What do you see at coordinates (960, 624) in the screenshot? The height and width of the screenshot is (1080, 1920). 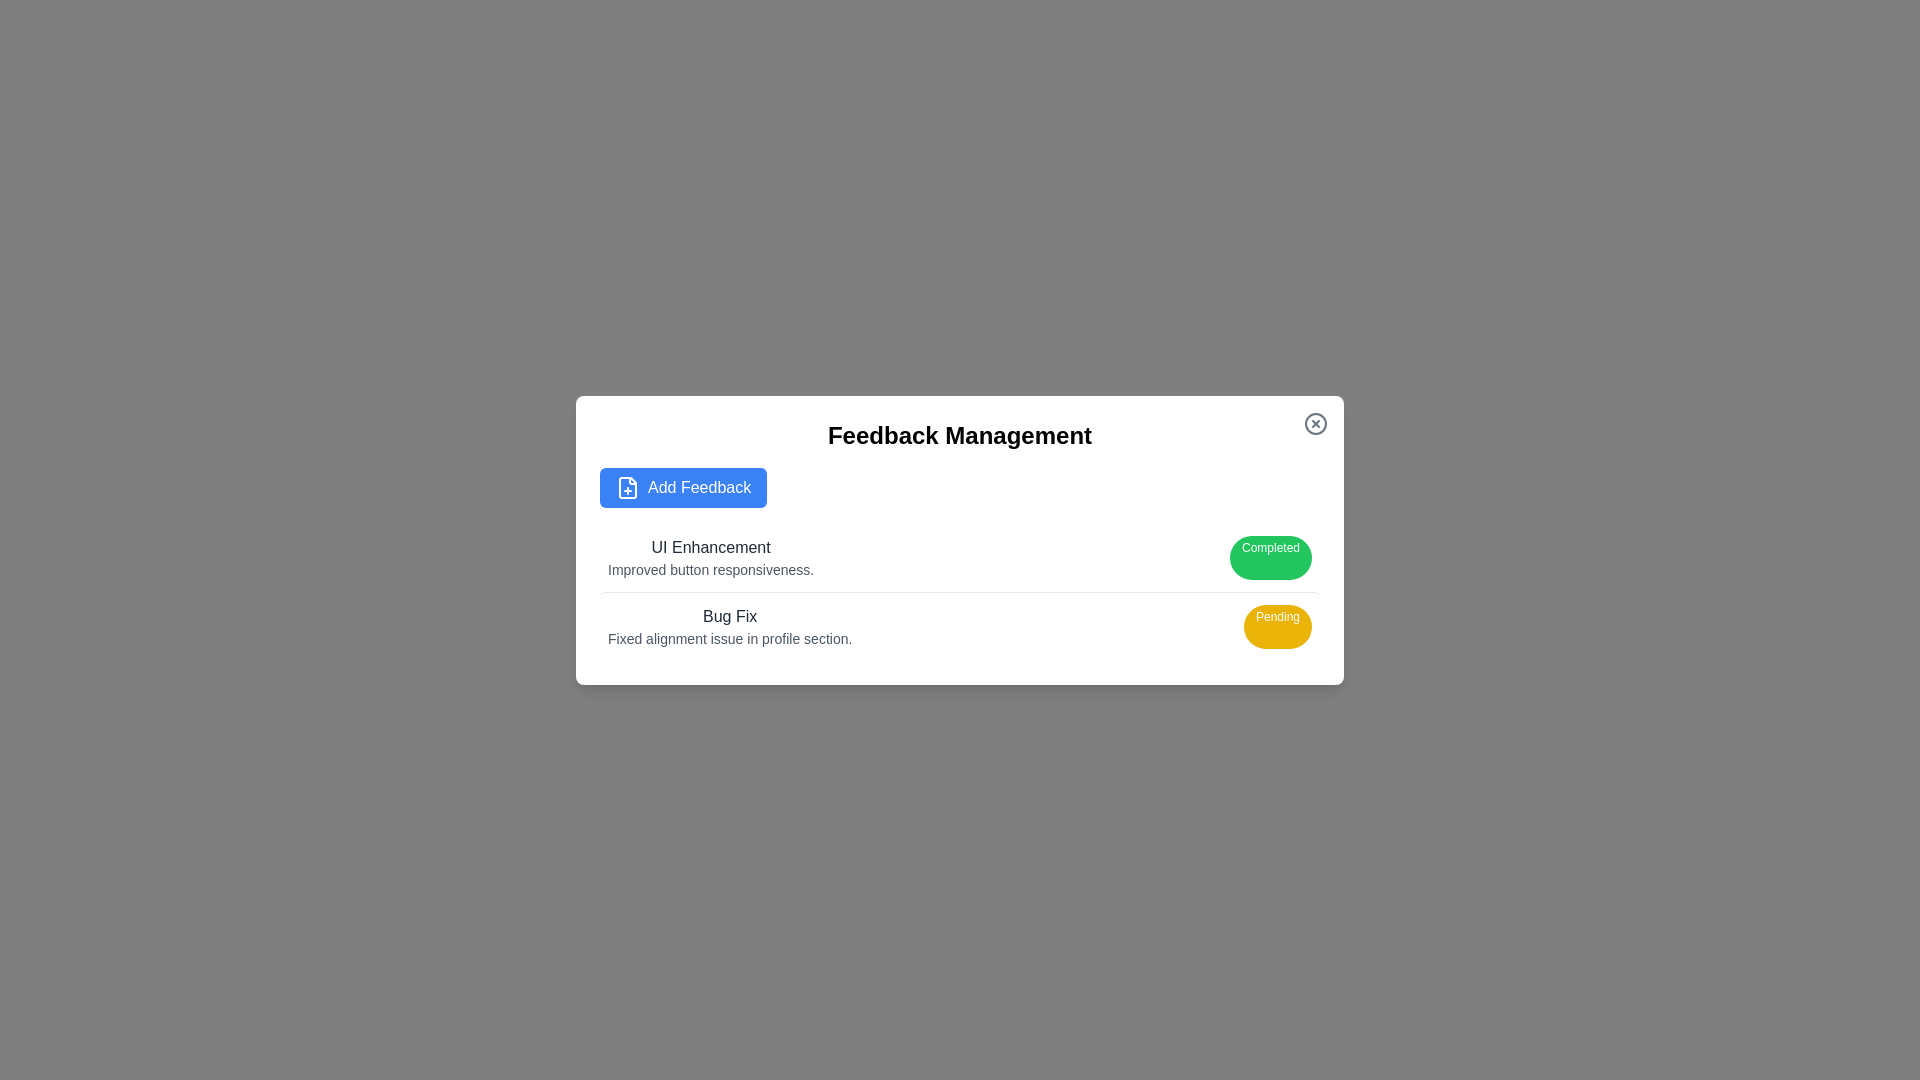 I see `the second list item` at bounding box center [960, 624].